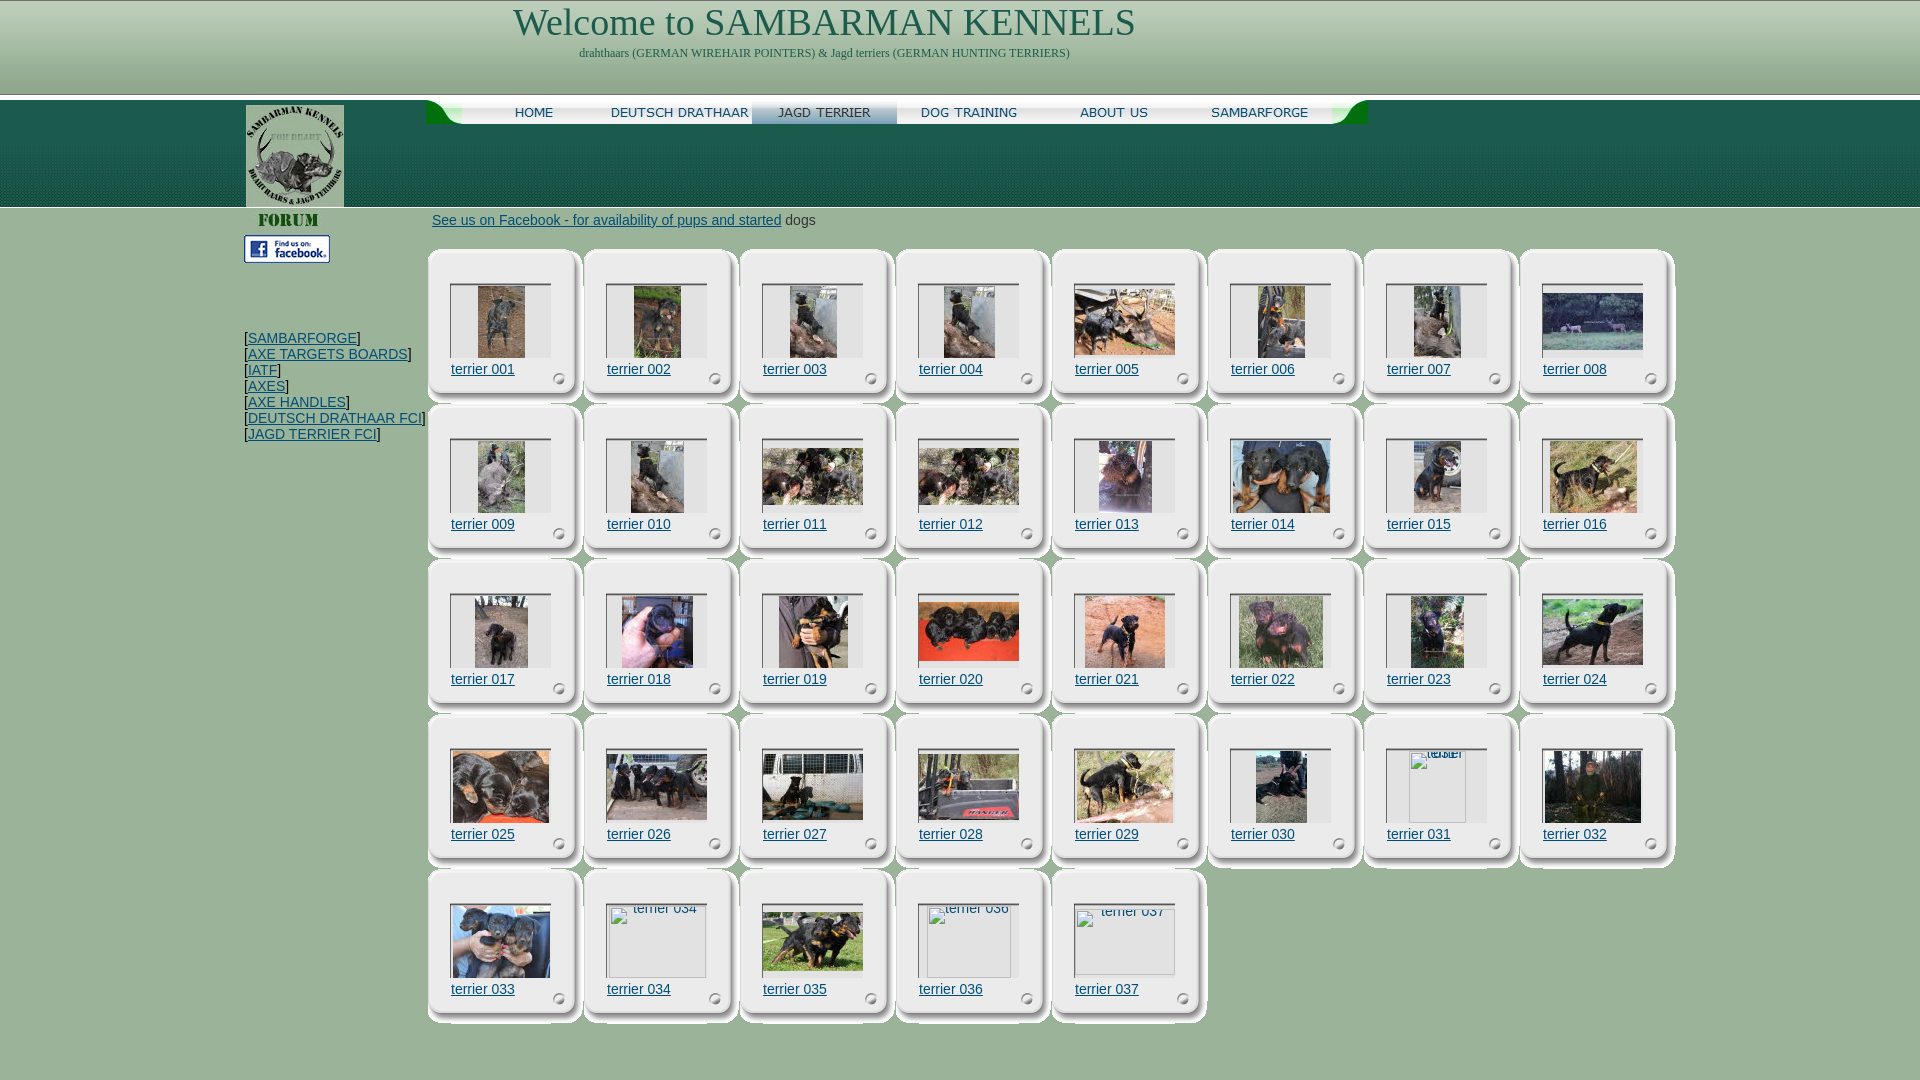 This screenshot has width=1920, height=1080. Describe the element at coordinates (1592, 785) in the screenshot. I see `'terrier 032'` at that location.